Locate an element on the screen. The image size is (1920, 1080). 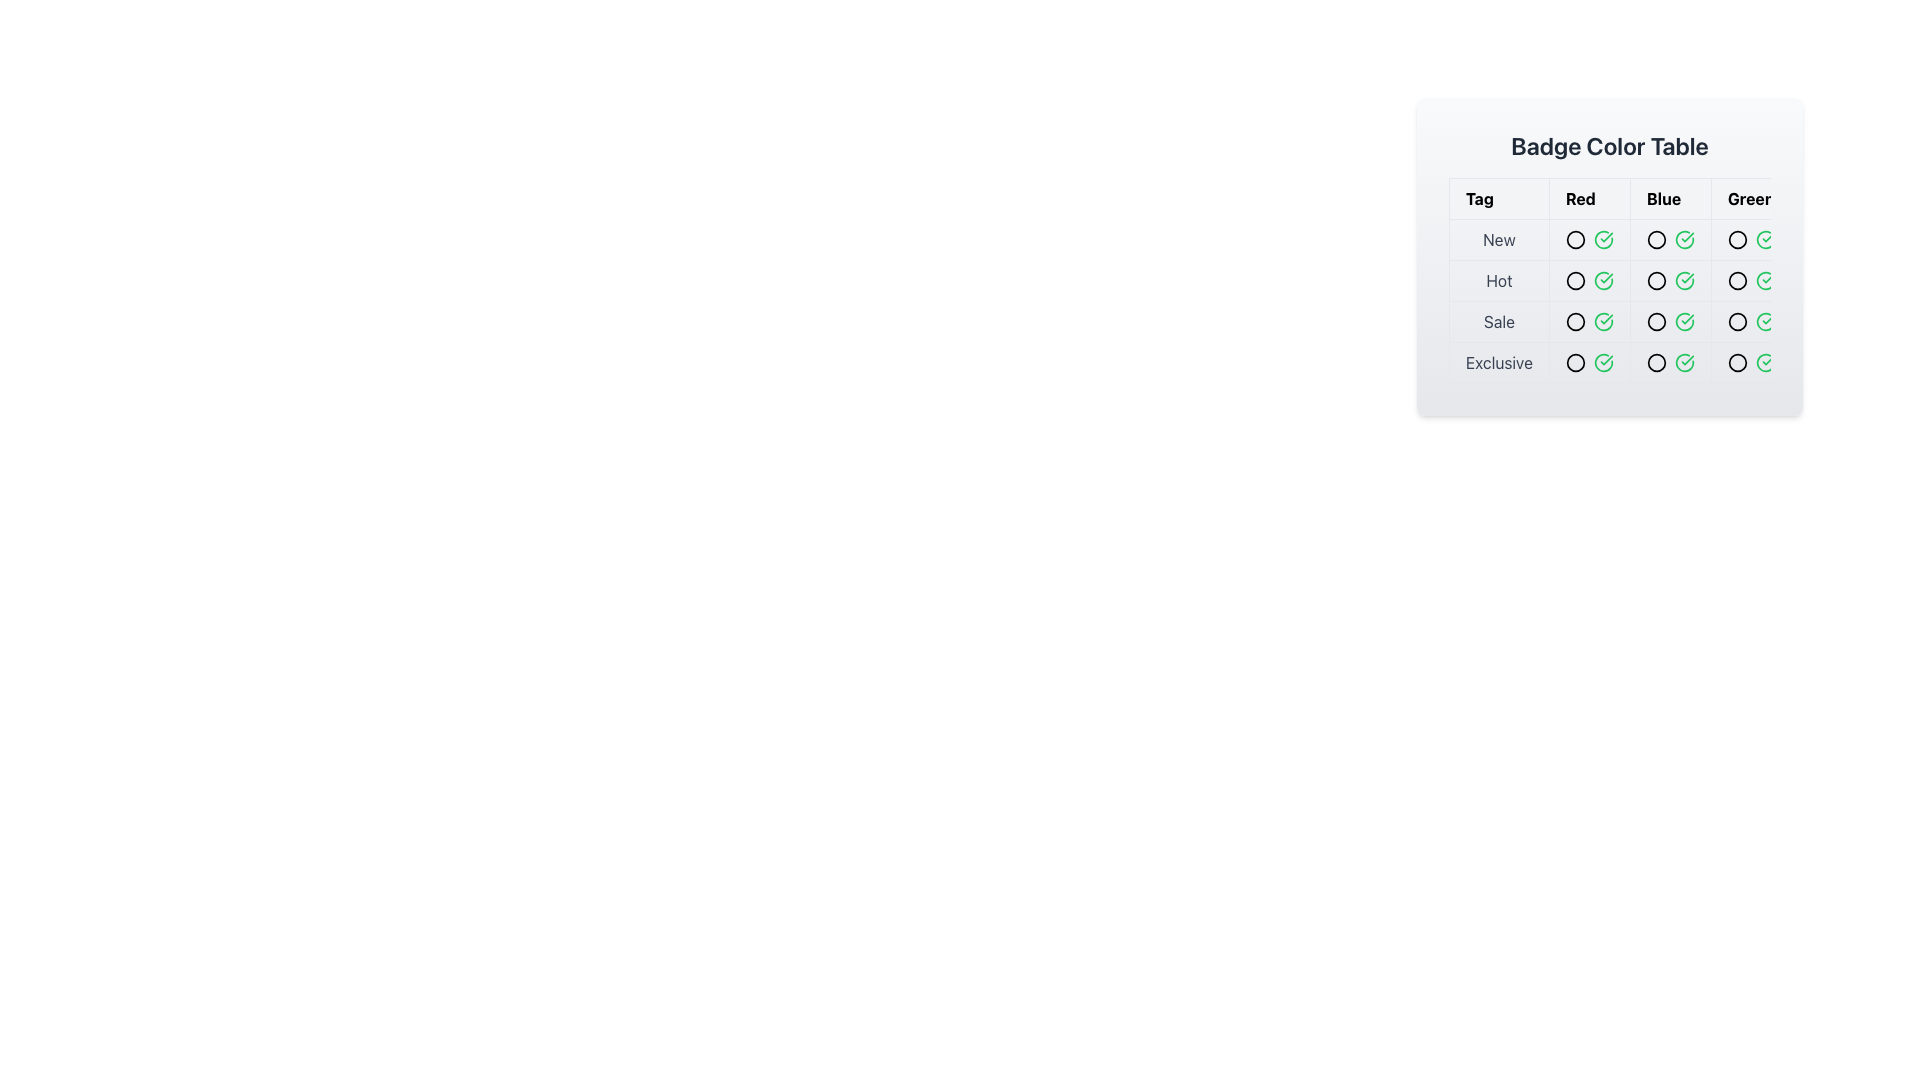
the horizontal group of icons containing a black outlined circle and a green checkmark, located in the third row under 'Sale' and third column under 'Blue' is located at coordinates (1670, 320).